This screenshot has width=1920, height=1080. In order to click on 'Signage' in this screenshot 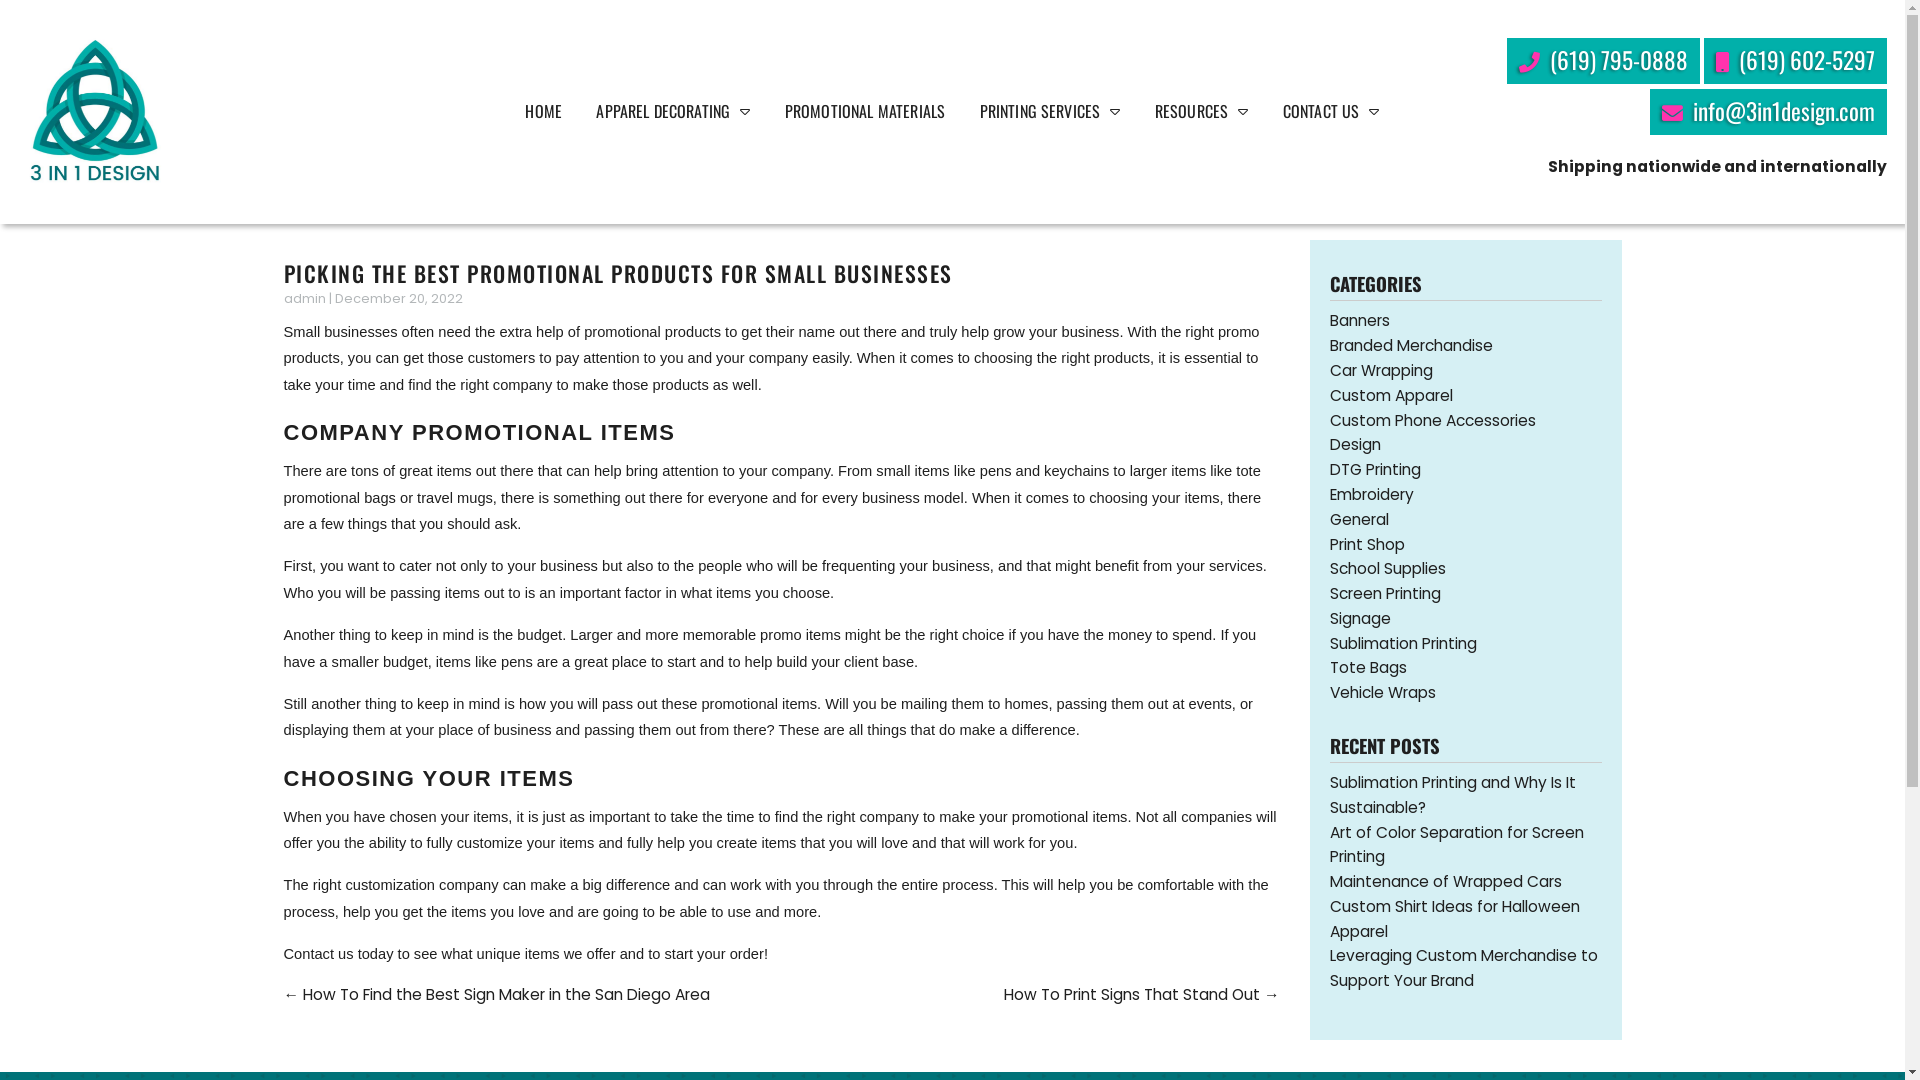, I will do `click(1360, 617)`.